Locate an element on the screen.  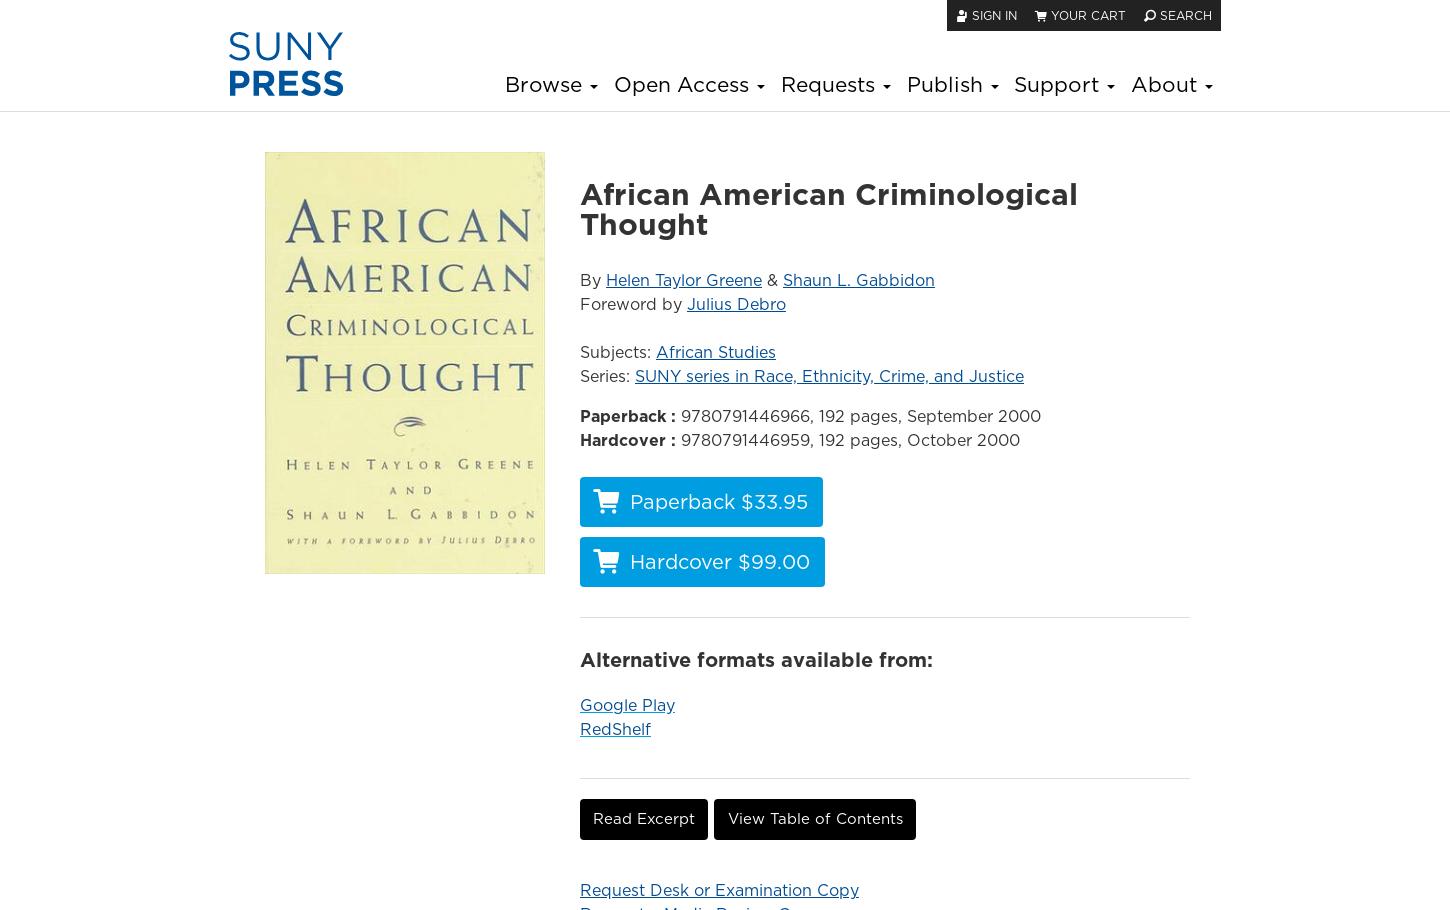
'Hardcover
                                                                        $99.00' is located at coordinates (718, 561).